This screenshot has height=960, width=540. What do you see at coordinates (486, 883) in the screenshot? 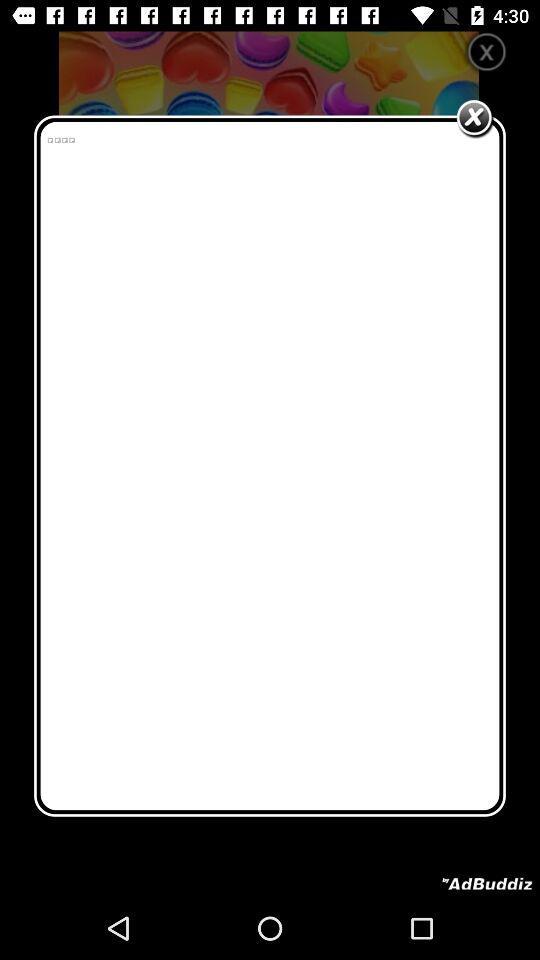
I see `adbuddiz` at bounding box center [486, 883].